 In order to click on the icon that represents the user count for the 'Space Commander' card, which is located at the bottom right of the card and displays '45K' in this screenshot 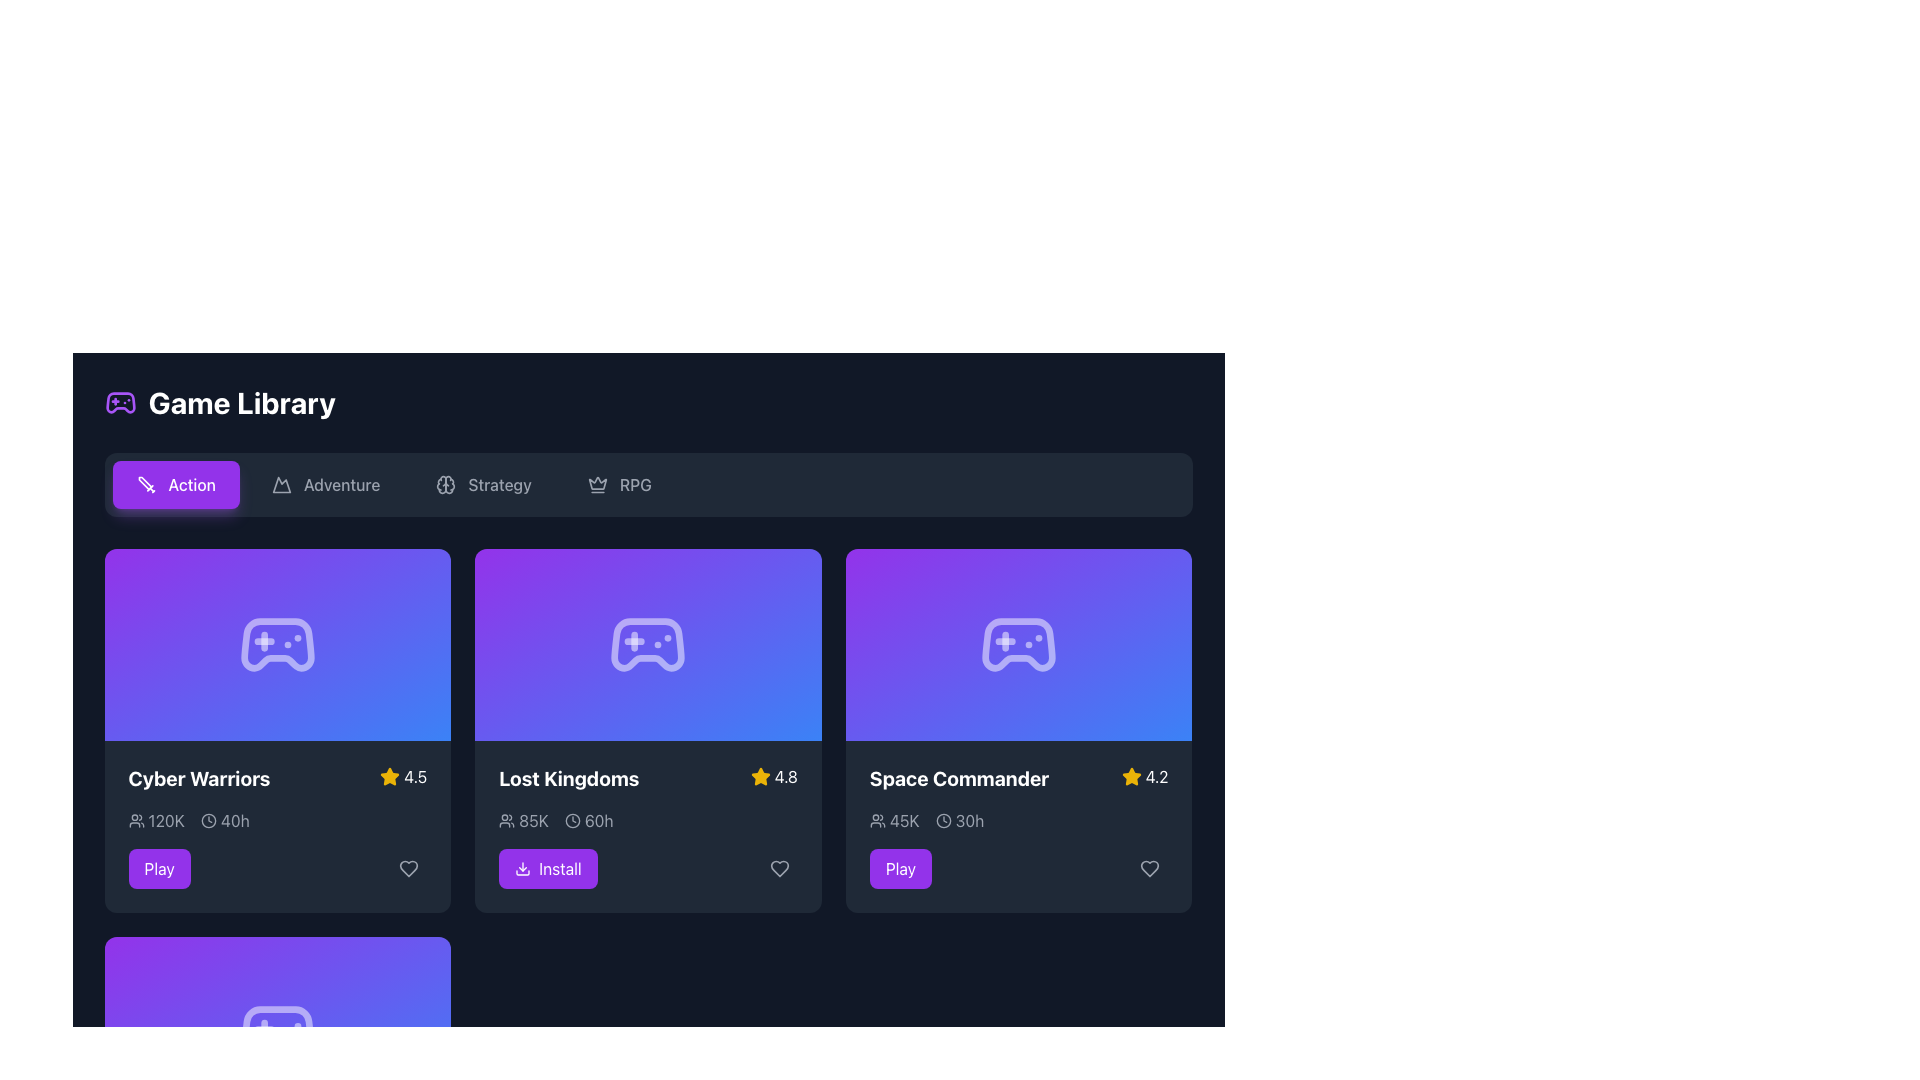, I will do `click(877, 821)`.